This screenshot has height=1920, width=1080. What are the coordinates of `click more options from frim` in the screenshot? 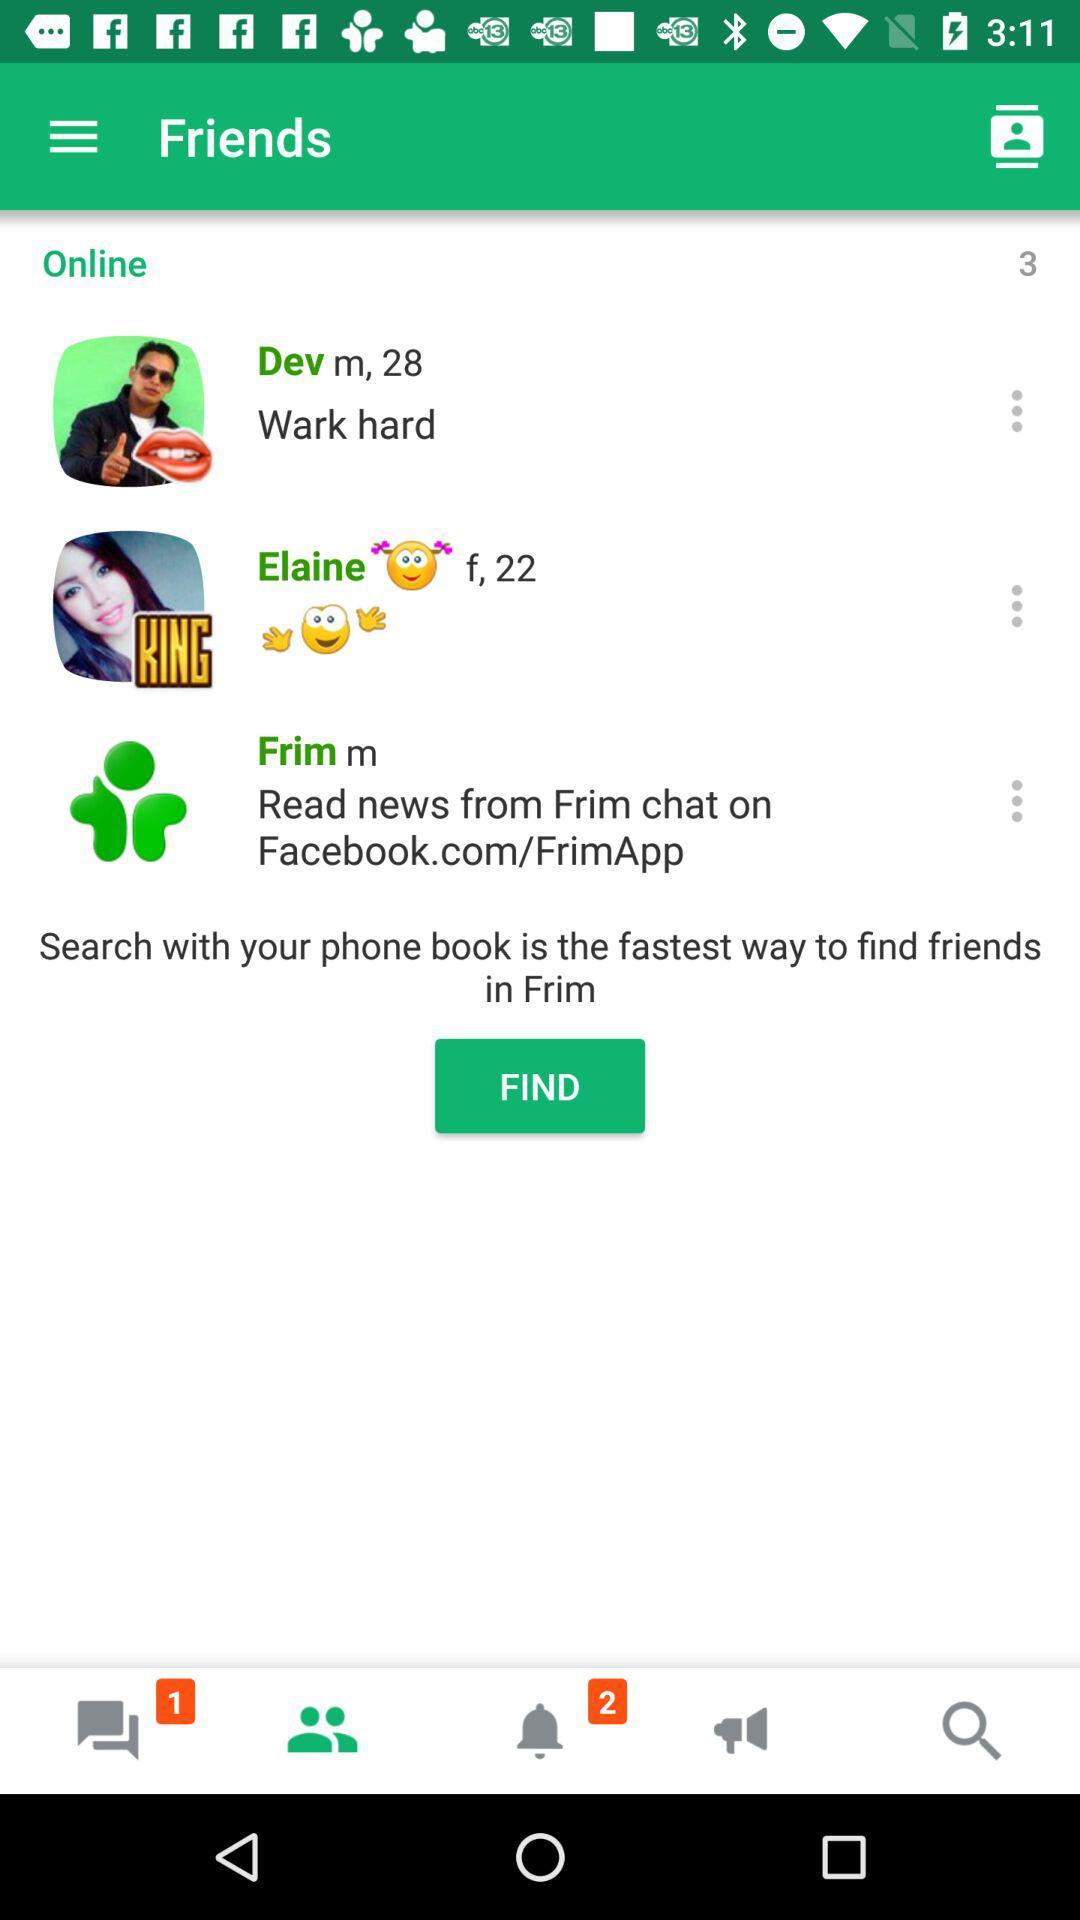 It's located at (1017, 801).